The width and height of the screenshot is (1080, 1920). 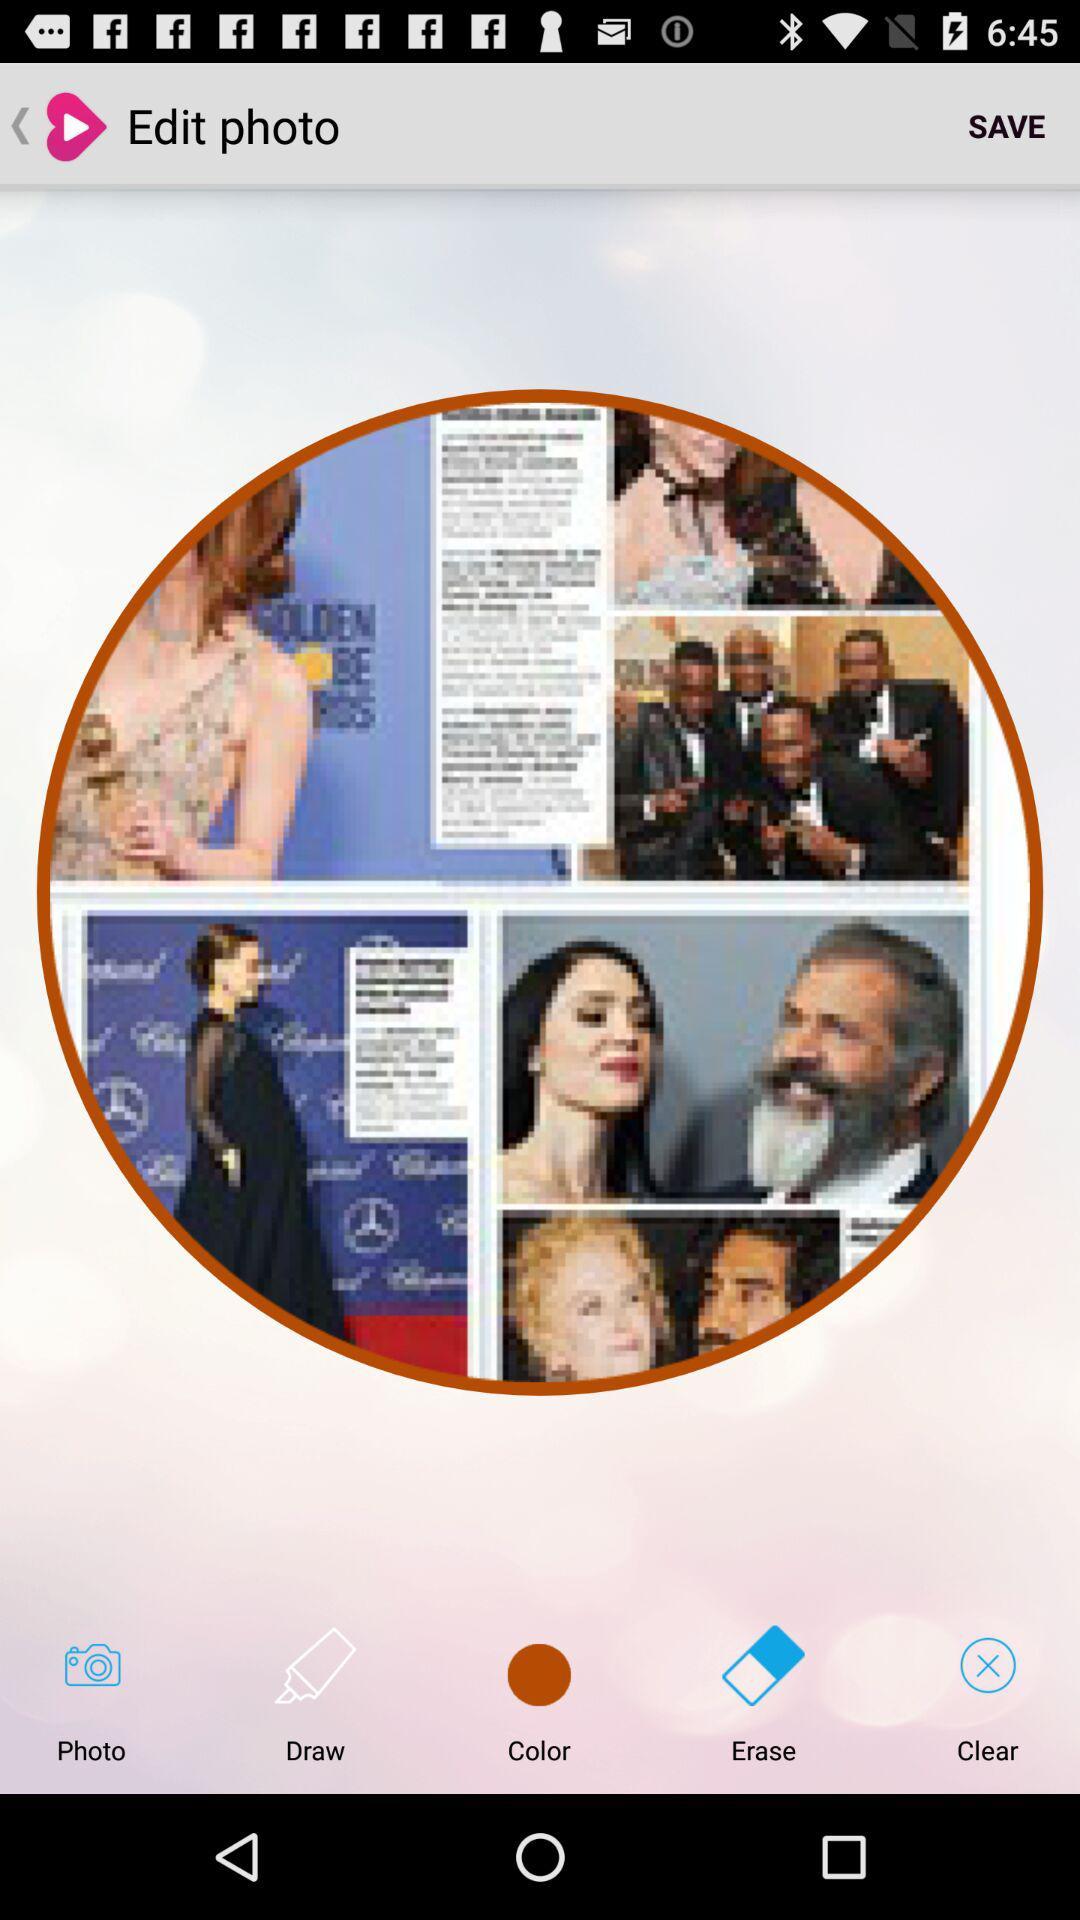 What do you see at coordinates (987, 1694) in the screenshot?
I see `icon to the right of the erase icon` at bounding box center [987, 1694].